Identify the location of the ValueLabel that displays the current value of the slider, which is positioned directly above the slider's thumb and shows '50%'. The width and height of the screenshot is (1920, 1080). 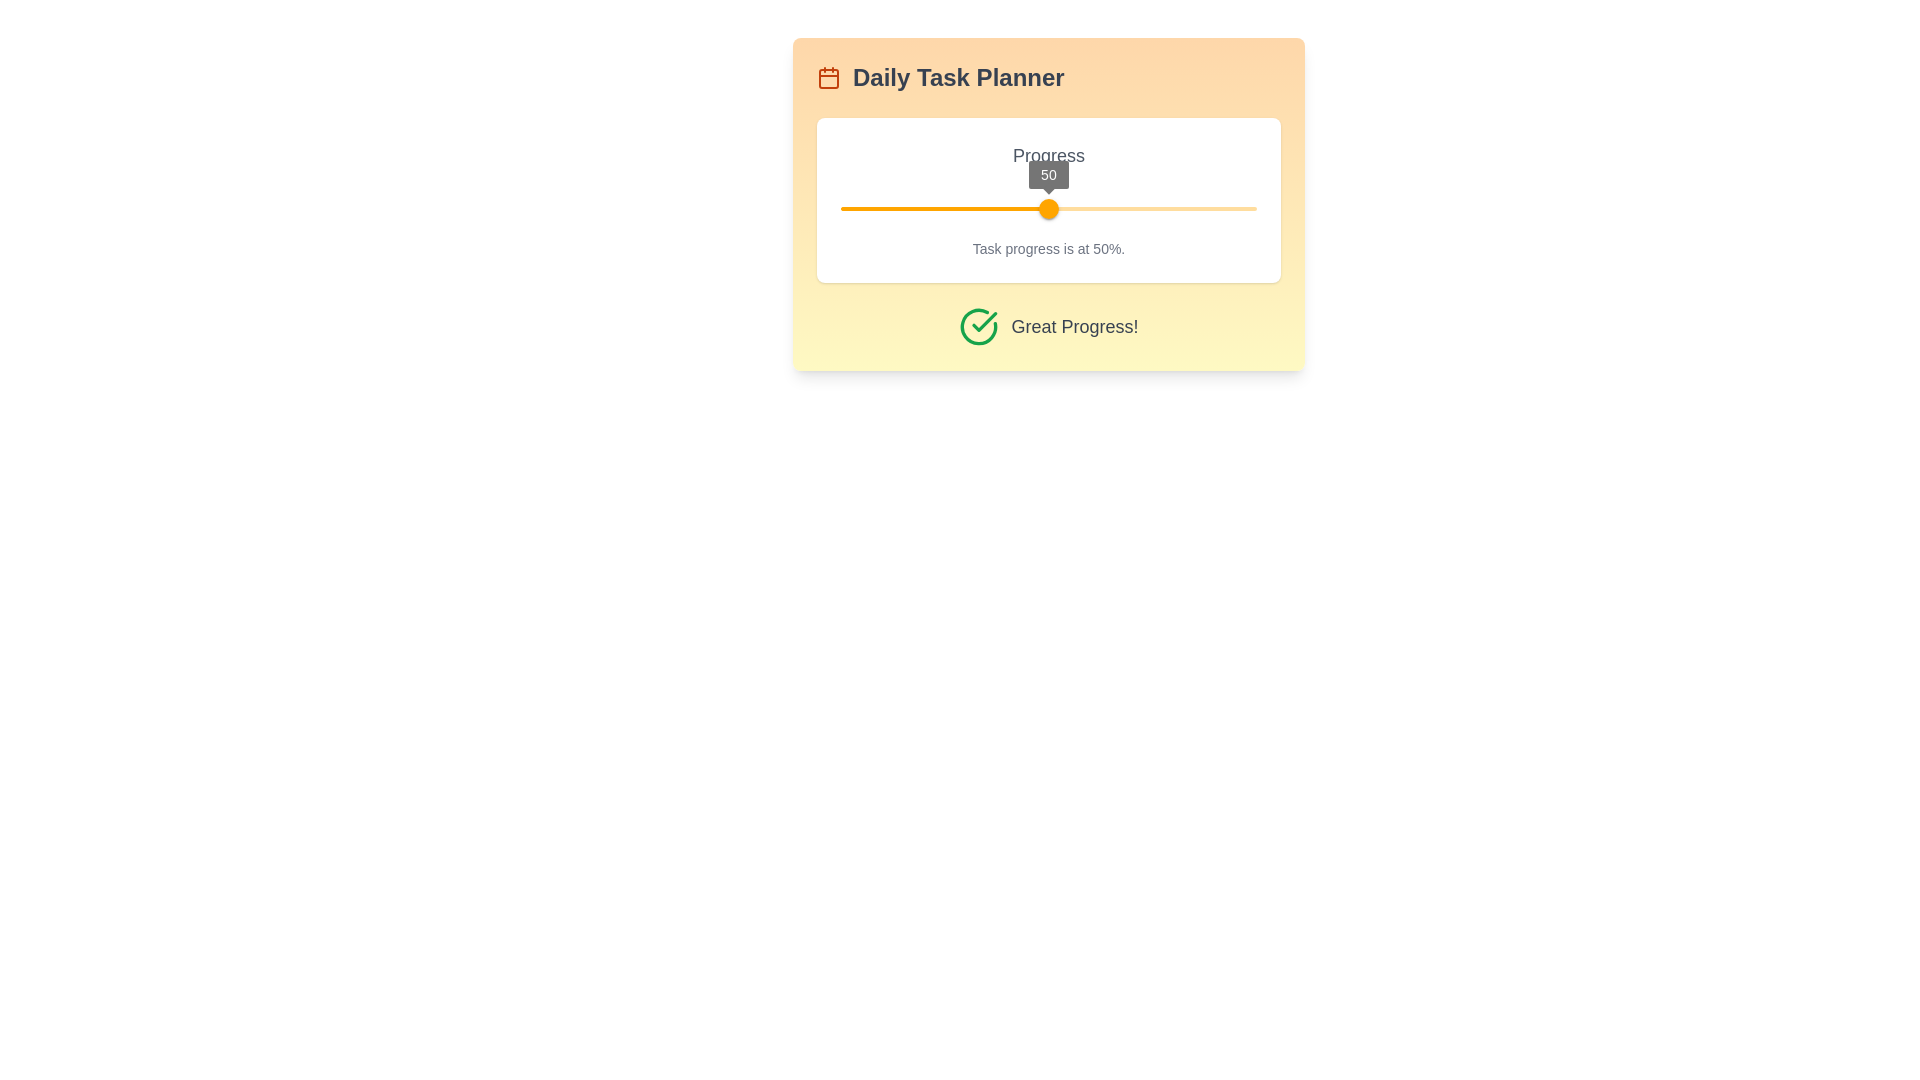
(1048, 172).